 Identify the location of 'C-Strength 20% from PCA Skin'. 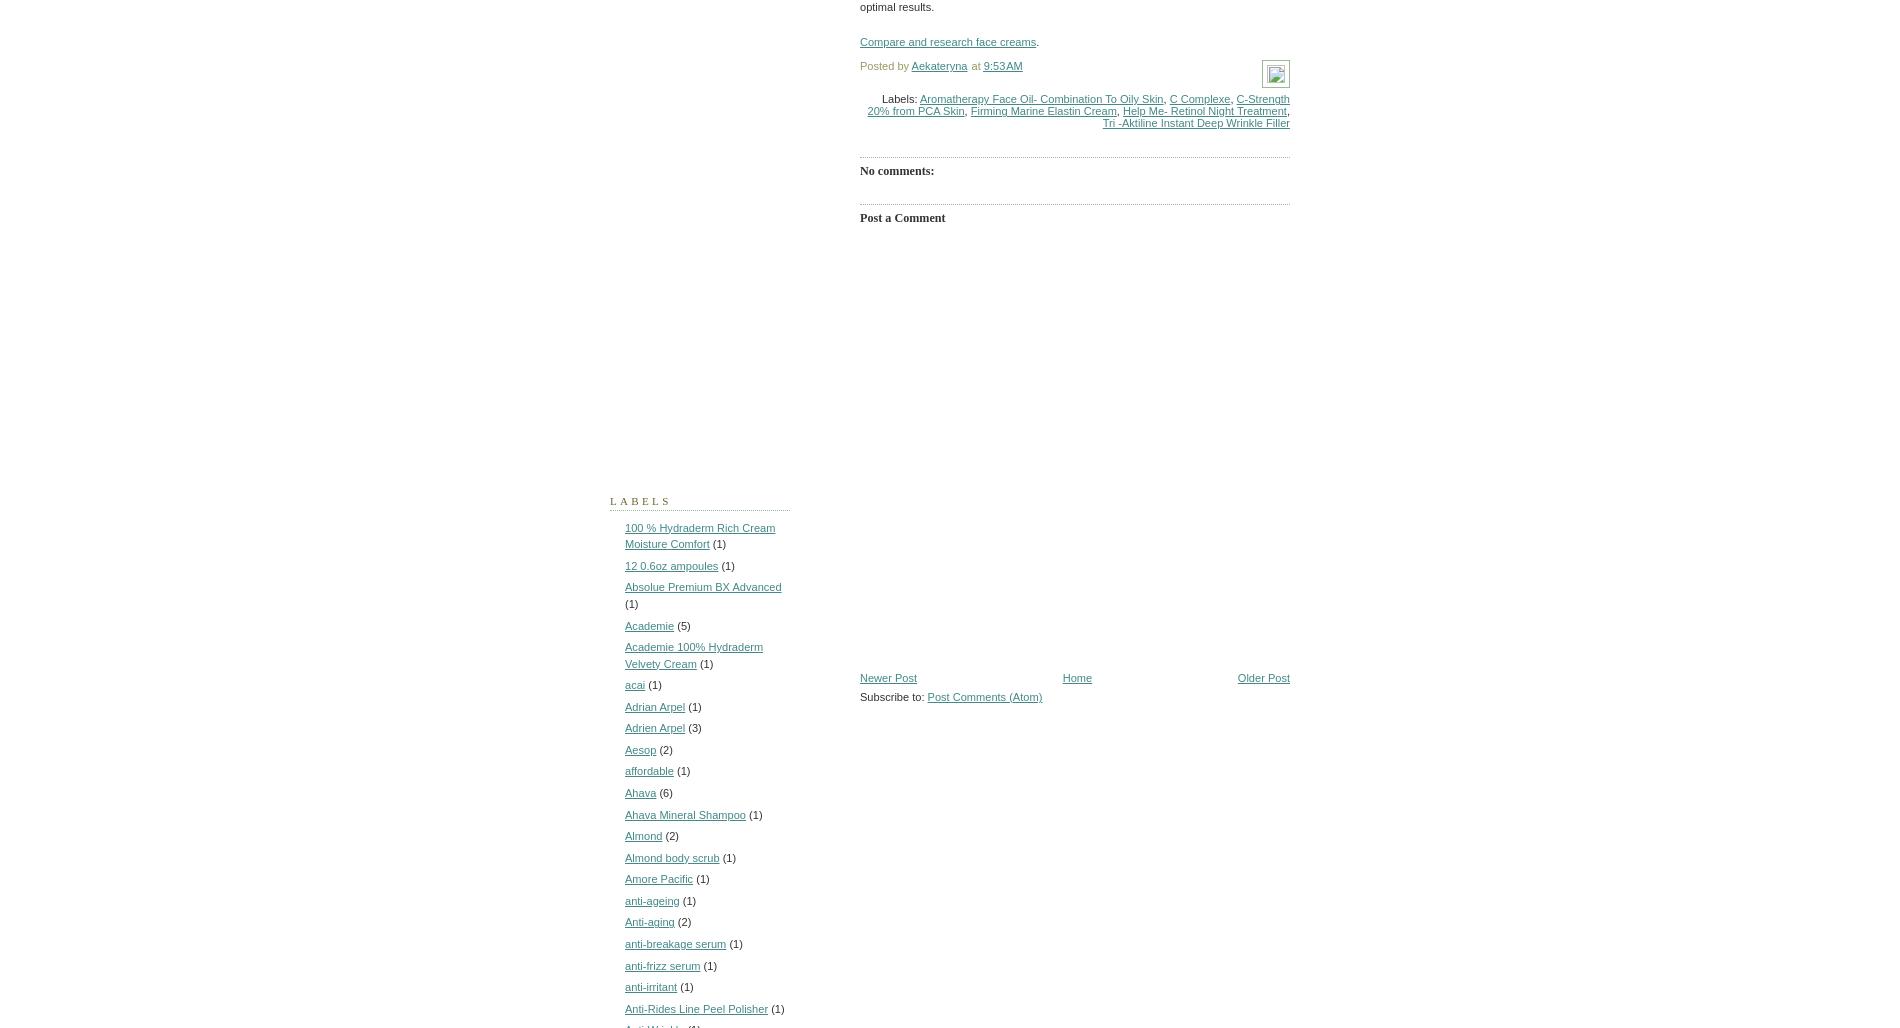
(1078, 103).